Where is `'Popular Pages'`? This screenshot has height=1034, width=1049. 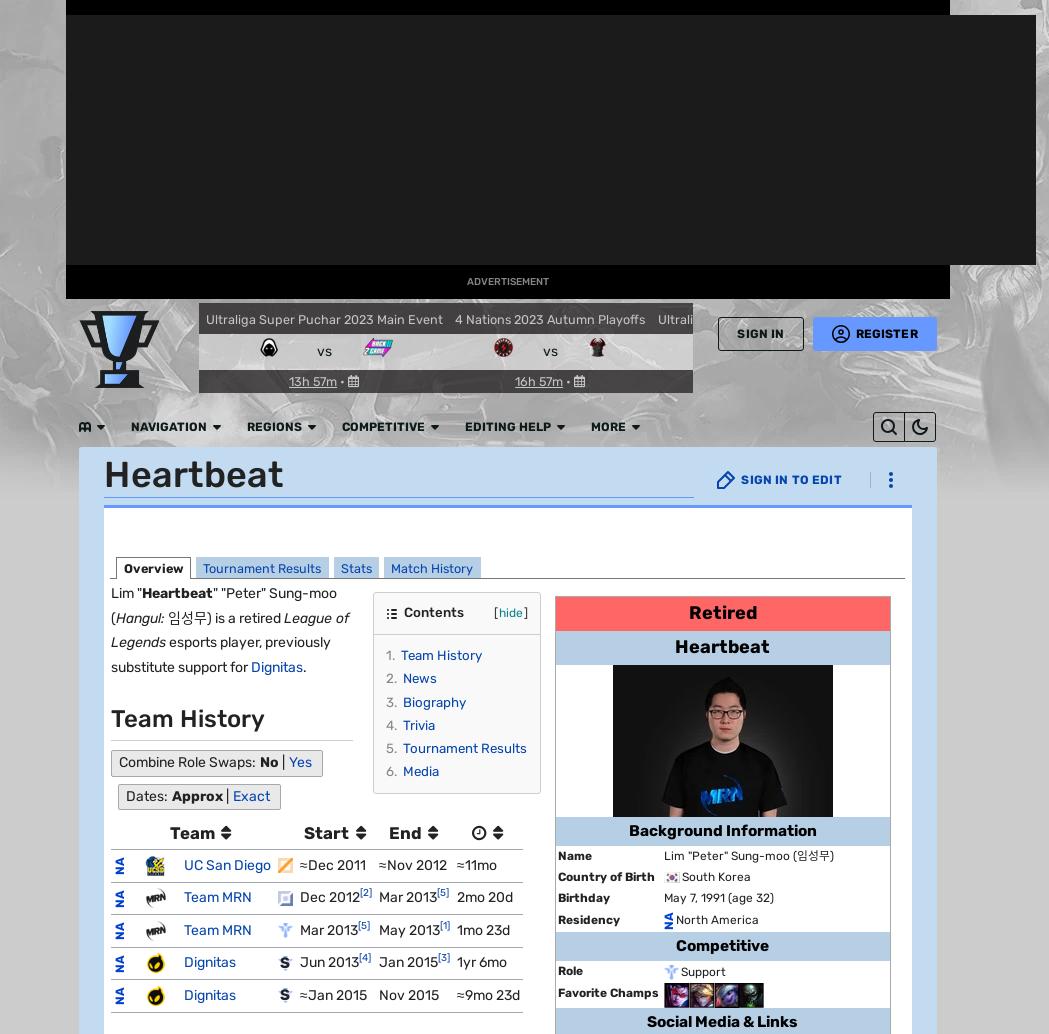
'Popular Pages' is located at coordinates (171, 456).